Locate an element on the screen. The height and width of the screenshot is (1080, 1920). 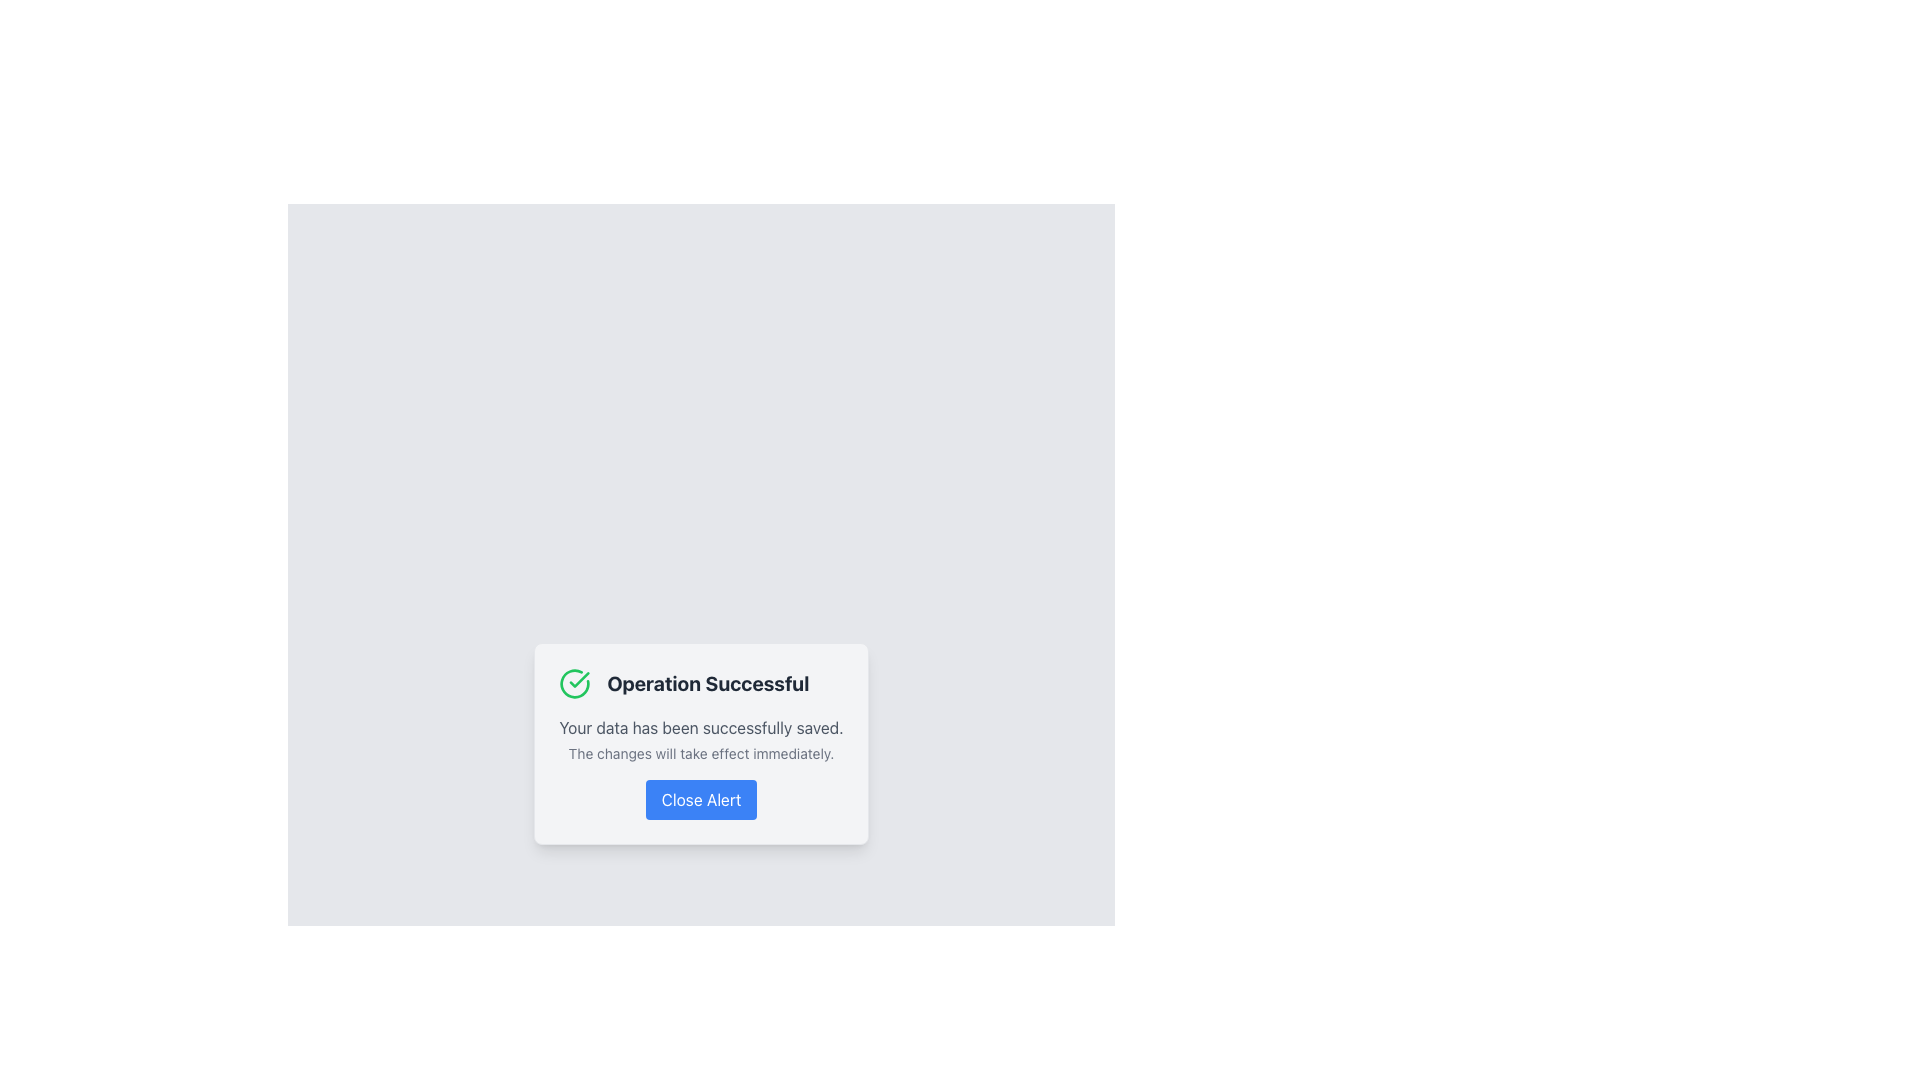
the 'Close Alert' button, which is a rectangular button with a blue background and white text, located centrally below the message 'The changes will take effect immediately.' is located at coordinates (701, 798).